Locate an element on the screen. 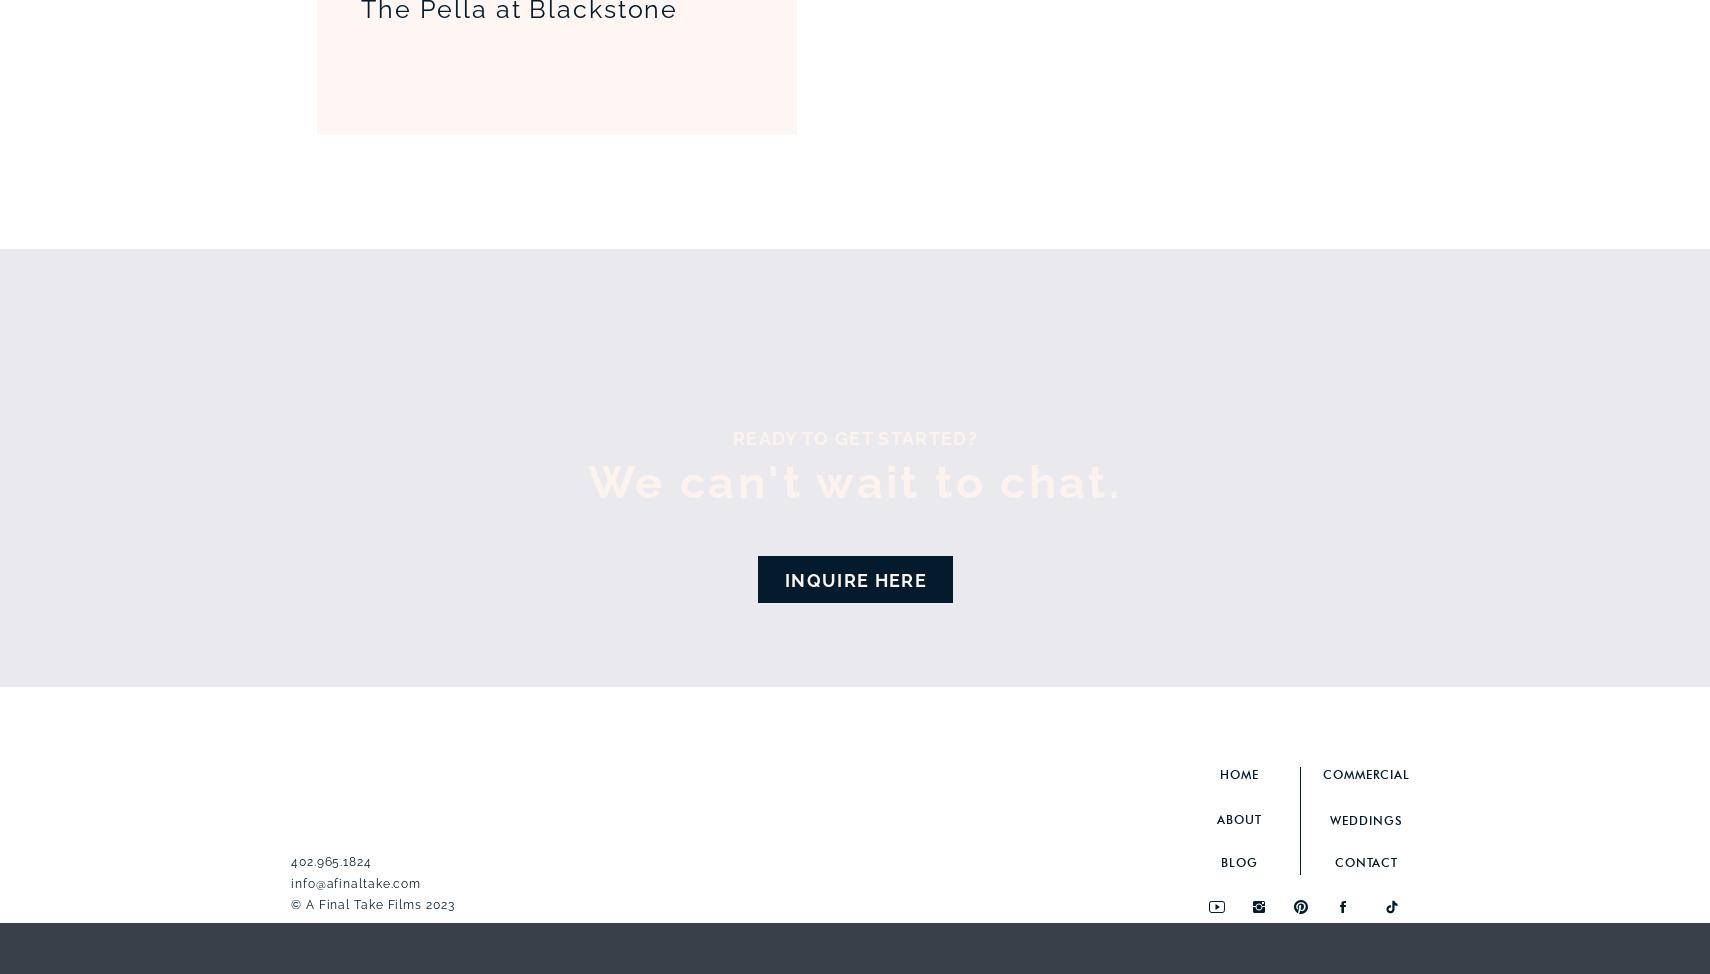 The image size is (1710, 974). 'contact' is located at coordinates (1333, 862).